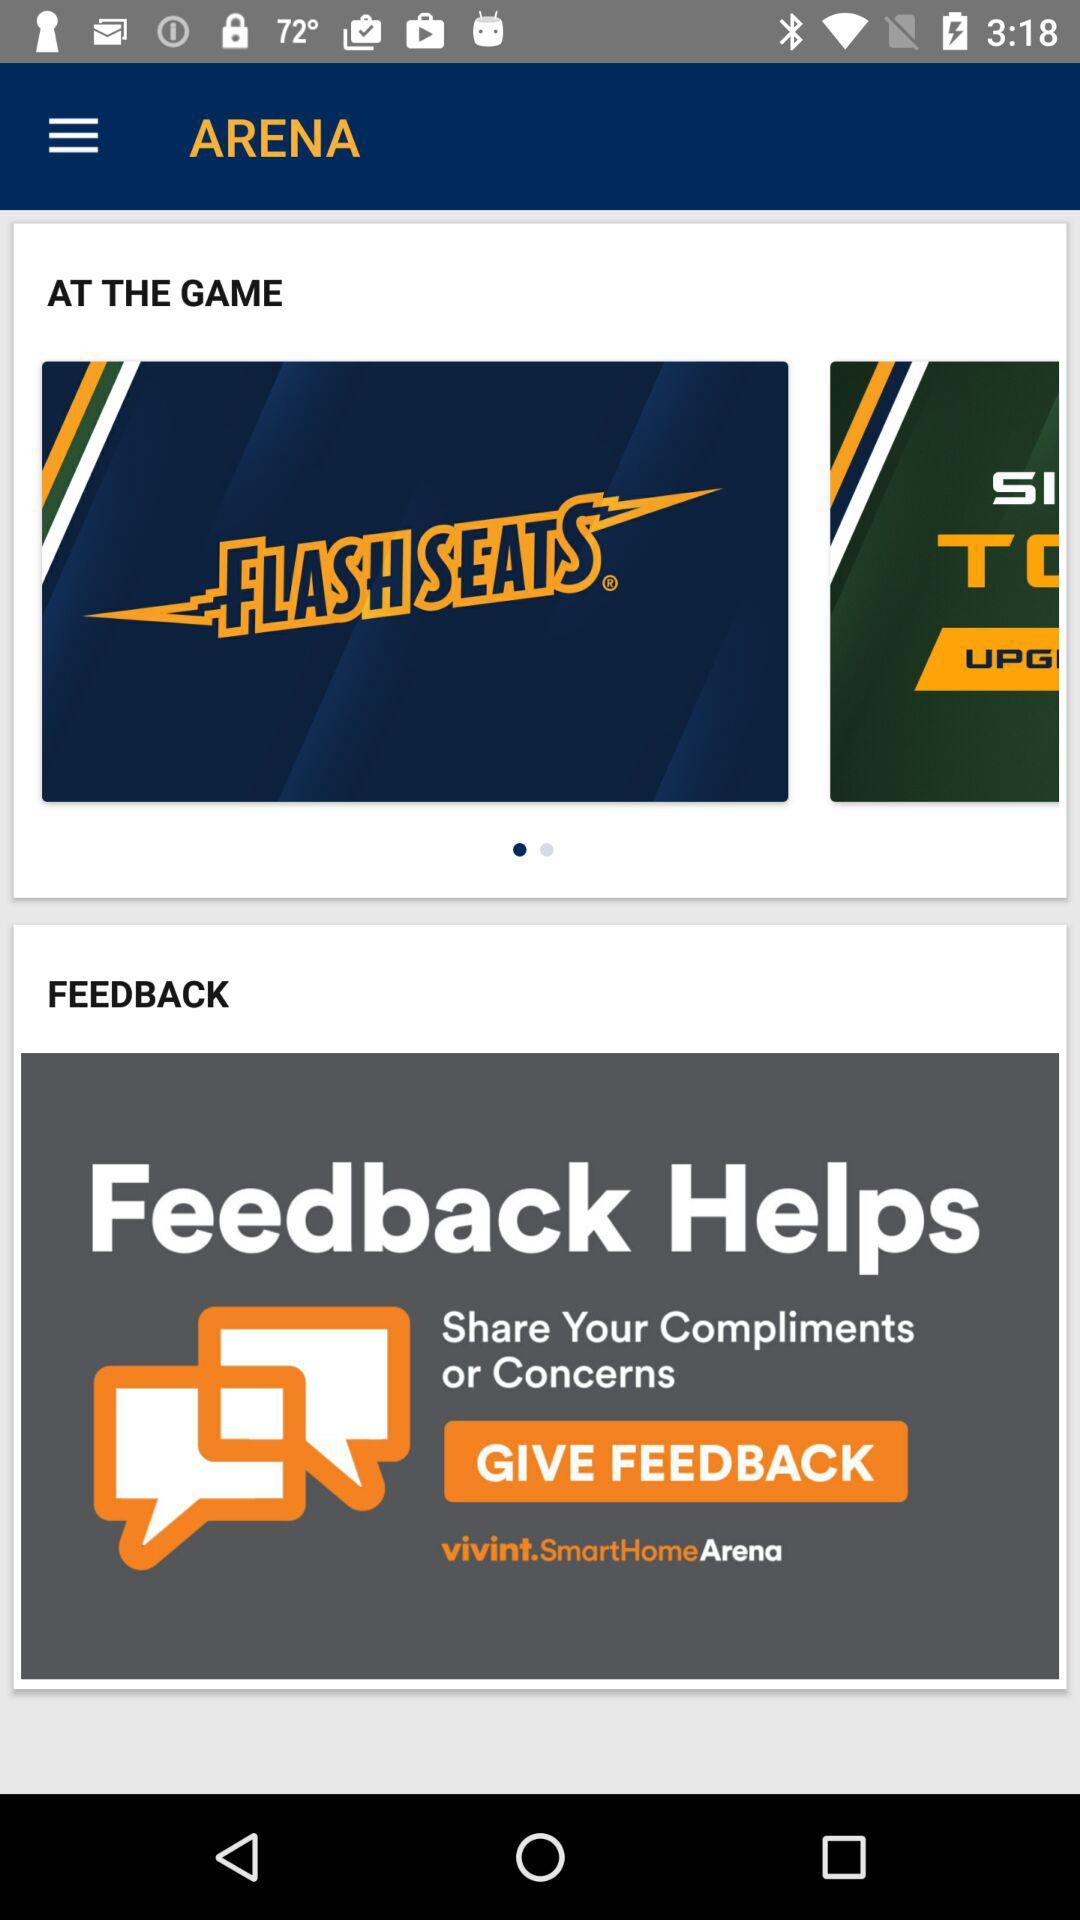 The width and height of the screenshot is (1080, 1920). I want to click on icon next to arena icon, so click(72, 135).